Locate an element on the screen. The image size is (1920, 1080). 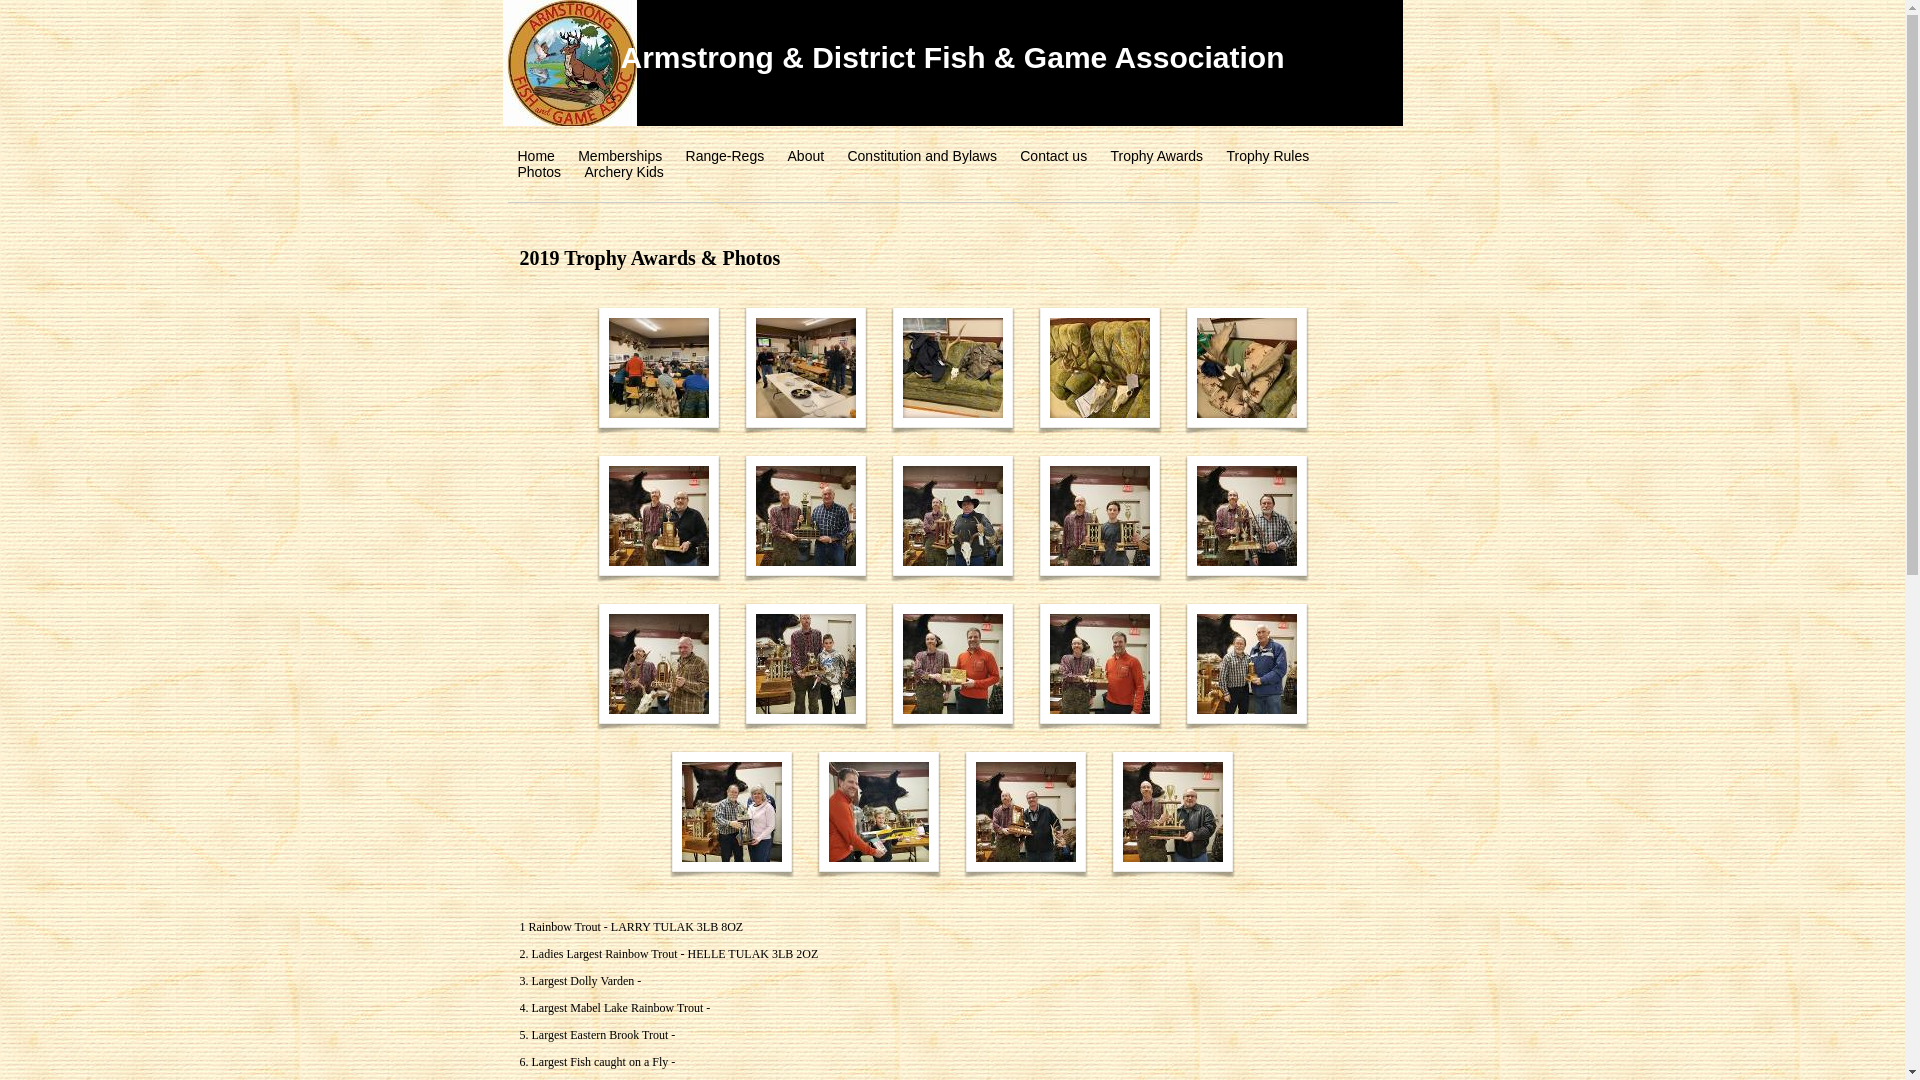
'About' is located at coordinates (806, 154).